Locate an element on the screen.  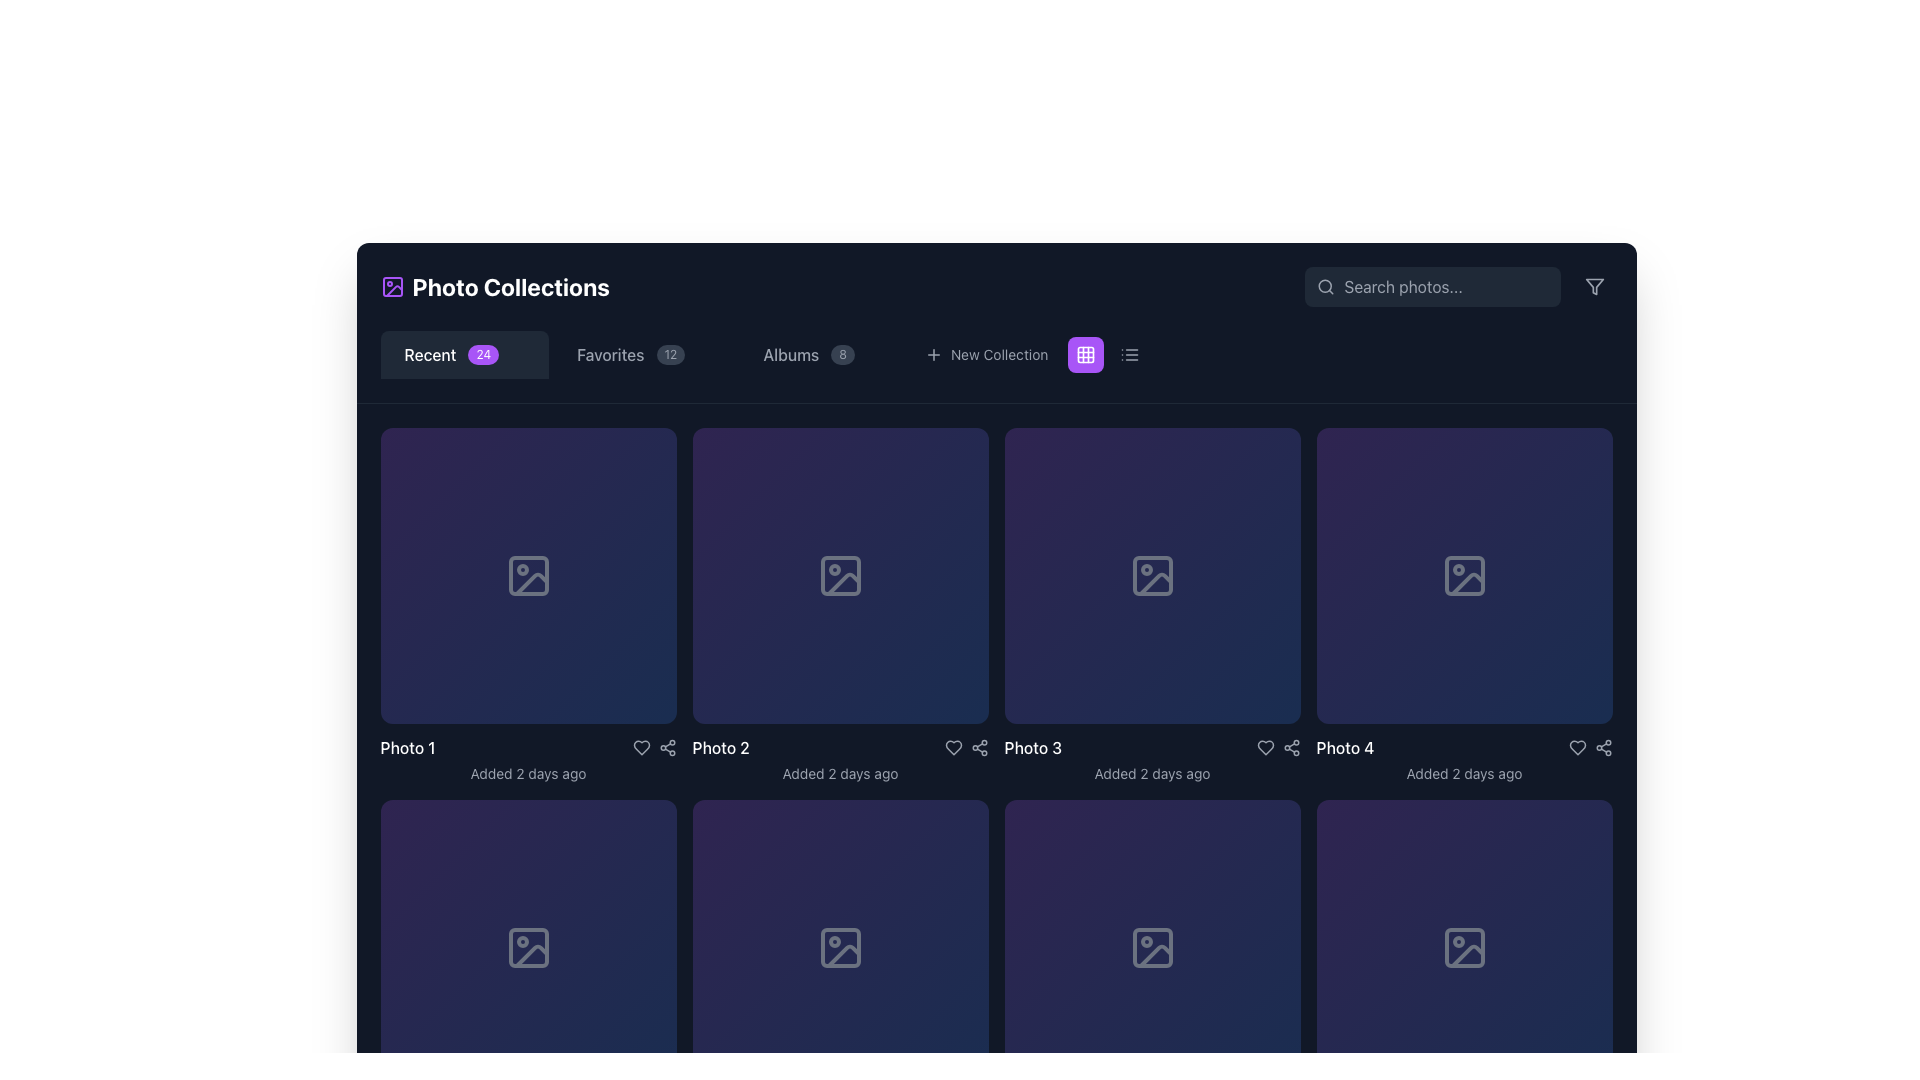
the text label displaying 'Added 2 days ago' located below the image thumbnail for 'Photo 1' is located at coordinates (528, 773).